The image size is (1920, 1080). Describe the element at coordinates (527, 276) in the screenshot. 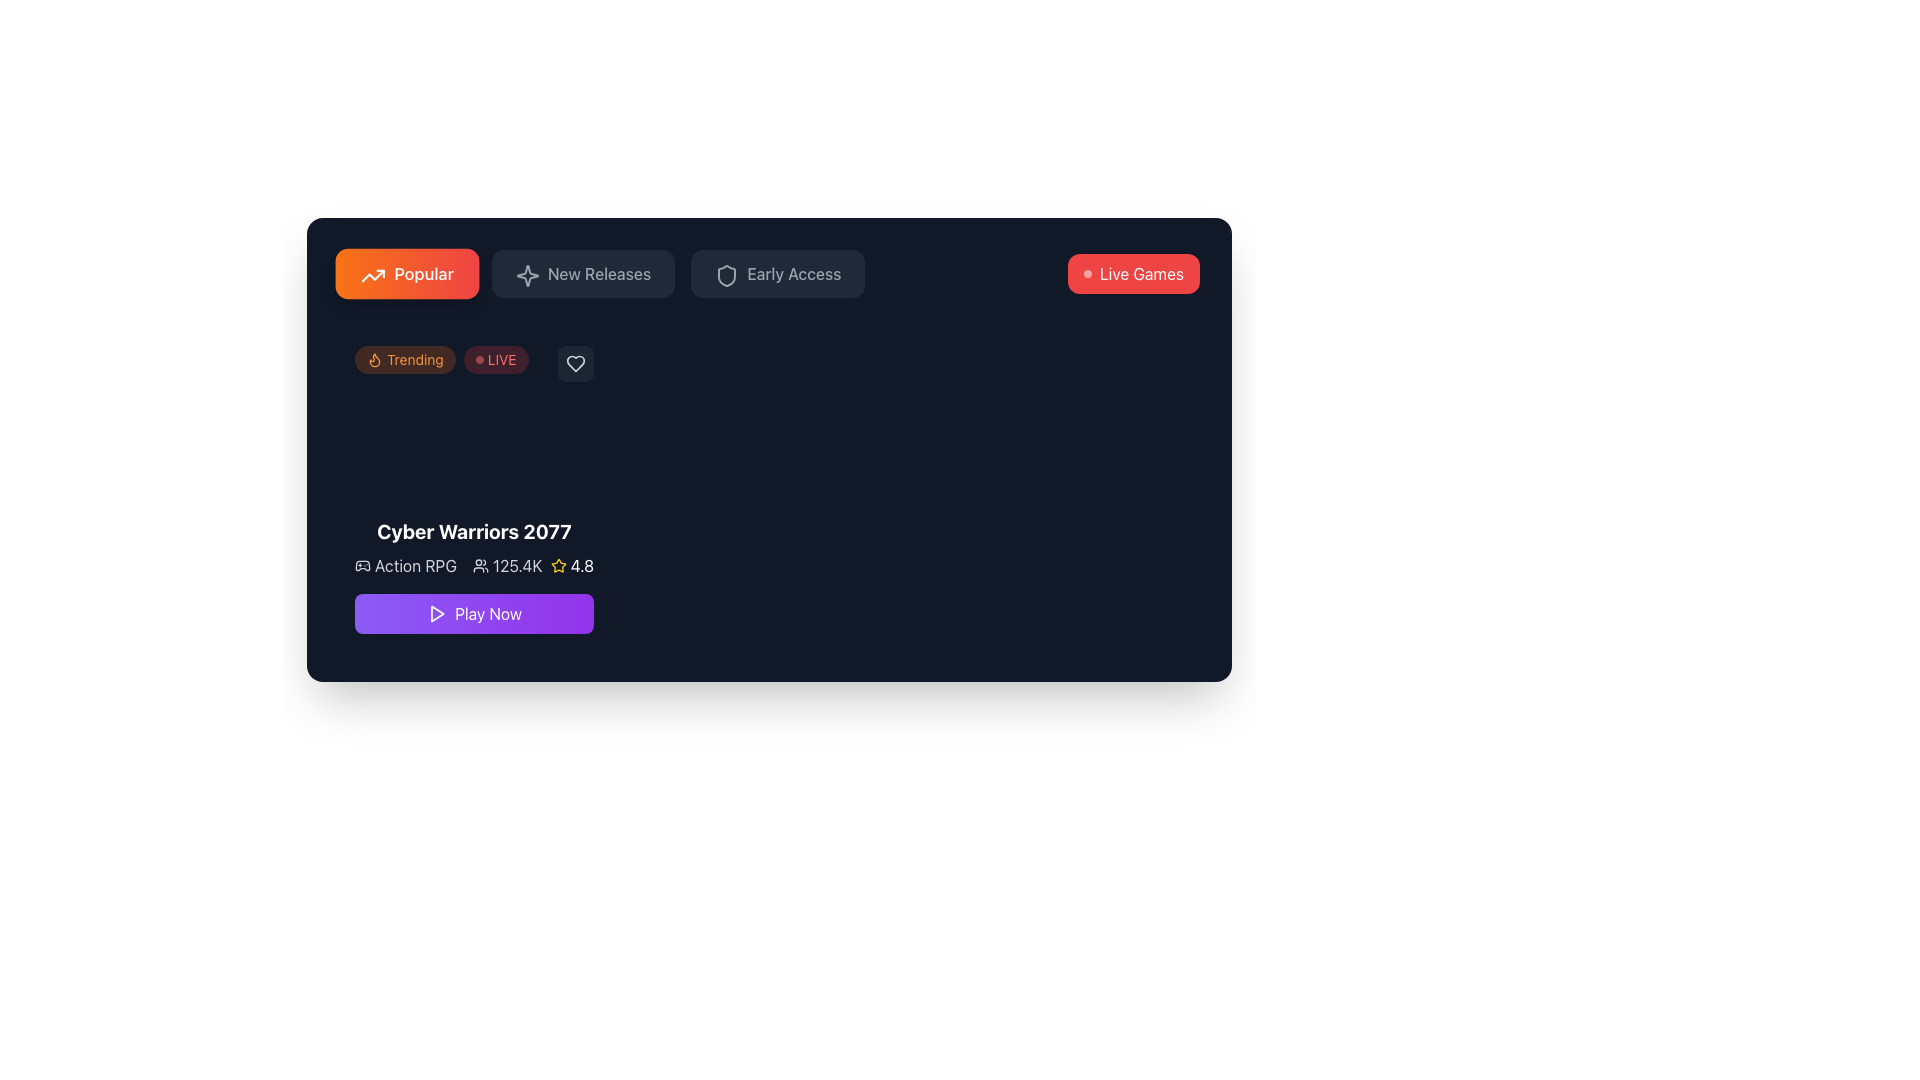

I see `the star-like icon with a sparkle effect, which is the second option in the horizontal menu bar, located between the 'Popular' and 'Early Access' buttons` at that location.